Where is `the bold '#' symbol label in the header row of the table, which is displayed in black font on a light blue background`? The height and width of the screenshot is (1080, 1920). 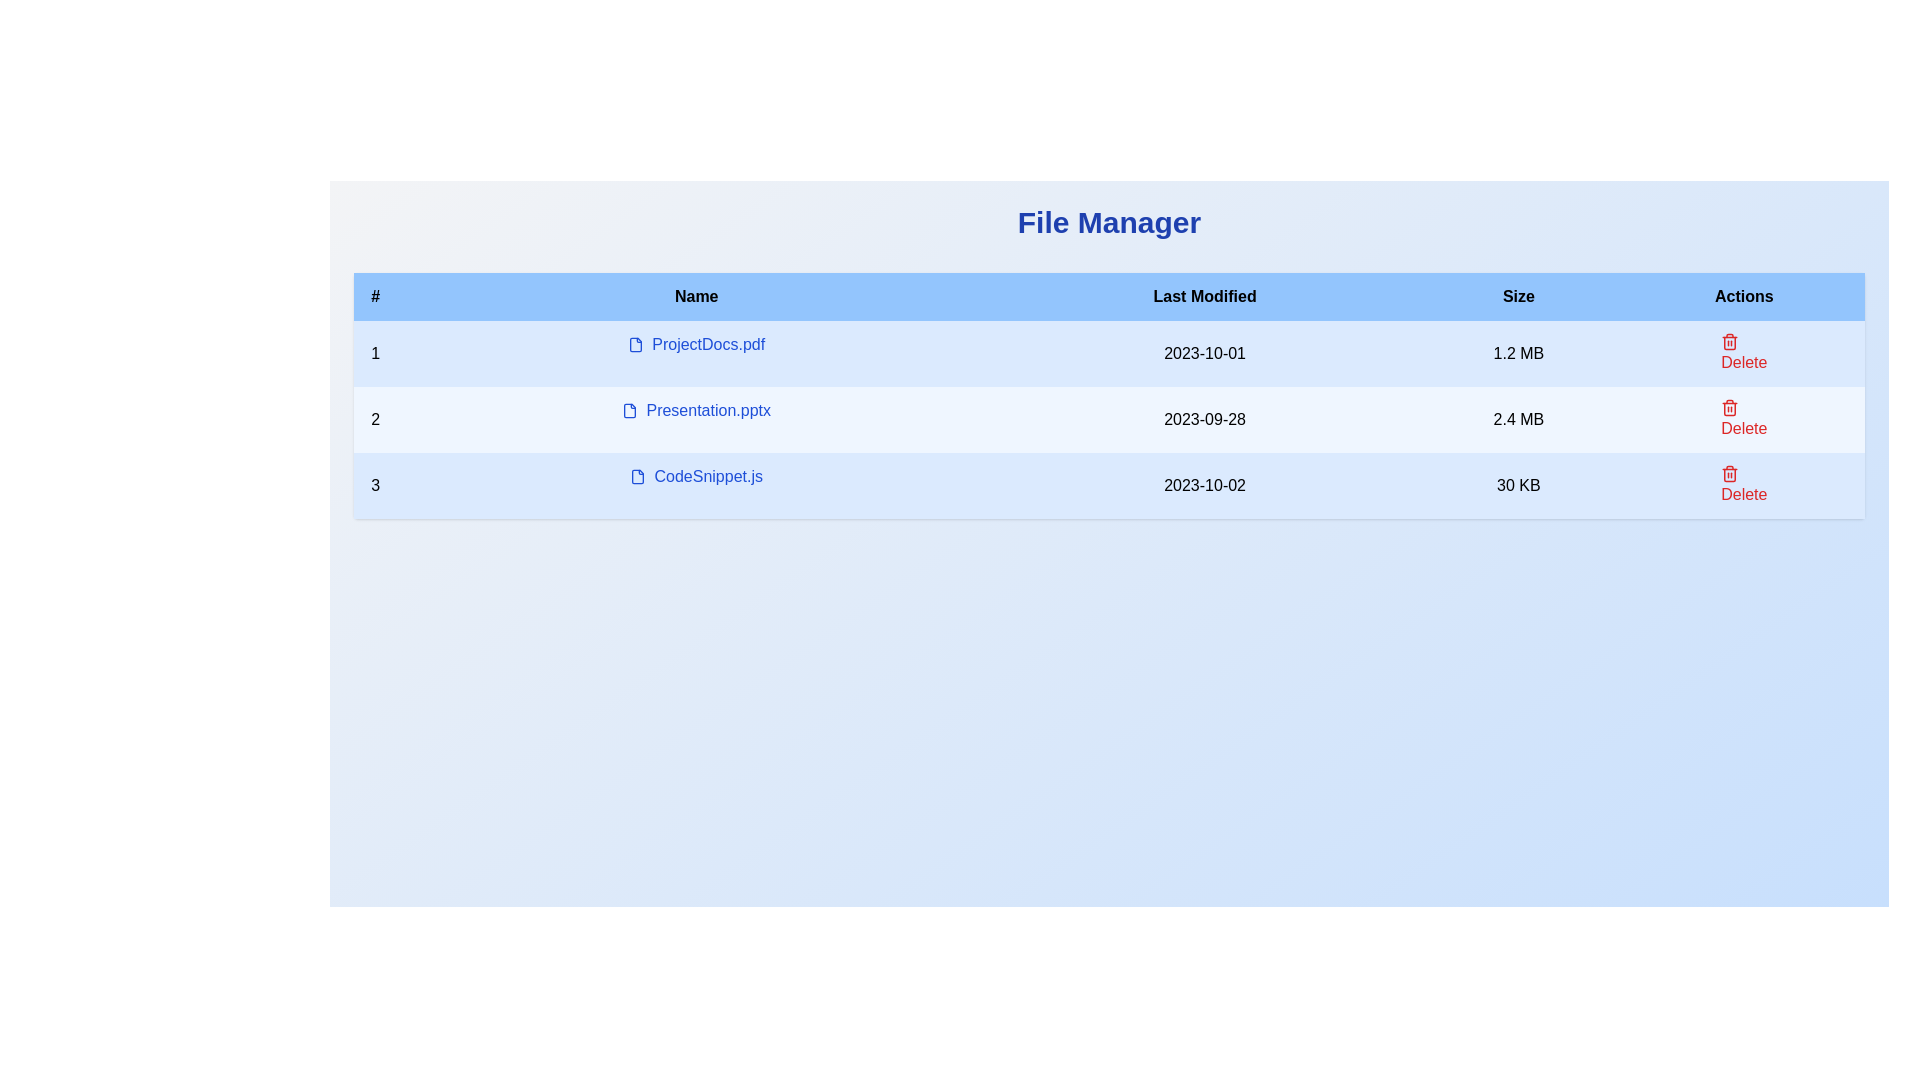
the bold '#' symbol label in the header row of the table, which is displayed in black font on a light blue background is located at coordinates (375, 297).